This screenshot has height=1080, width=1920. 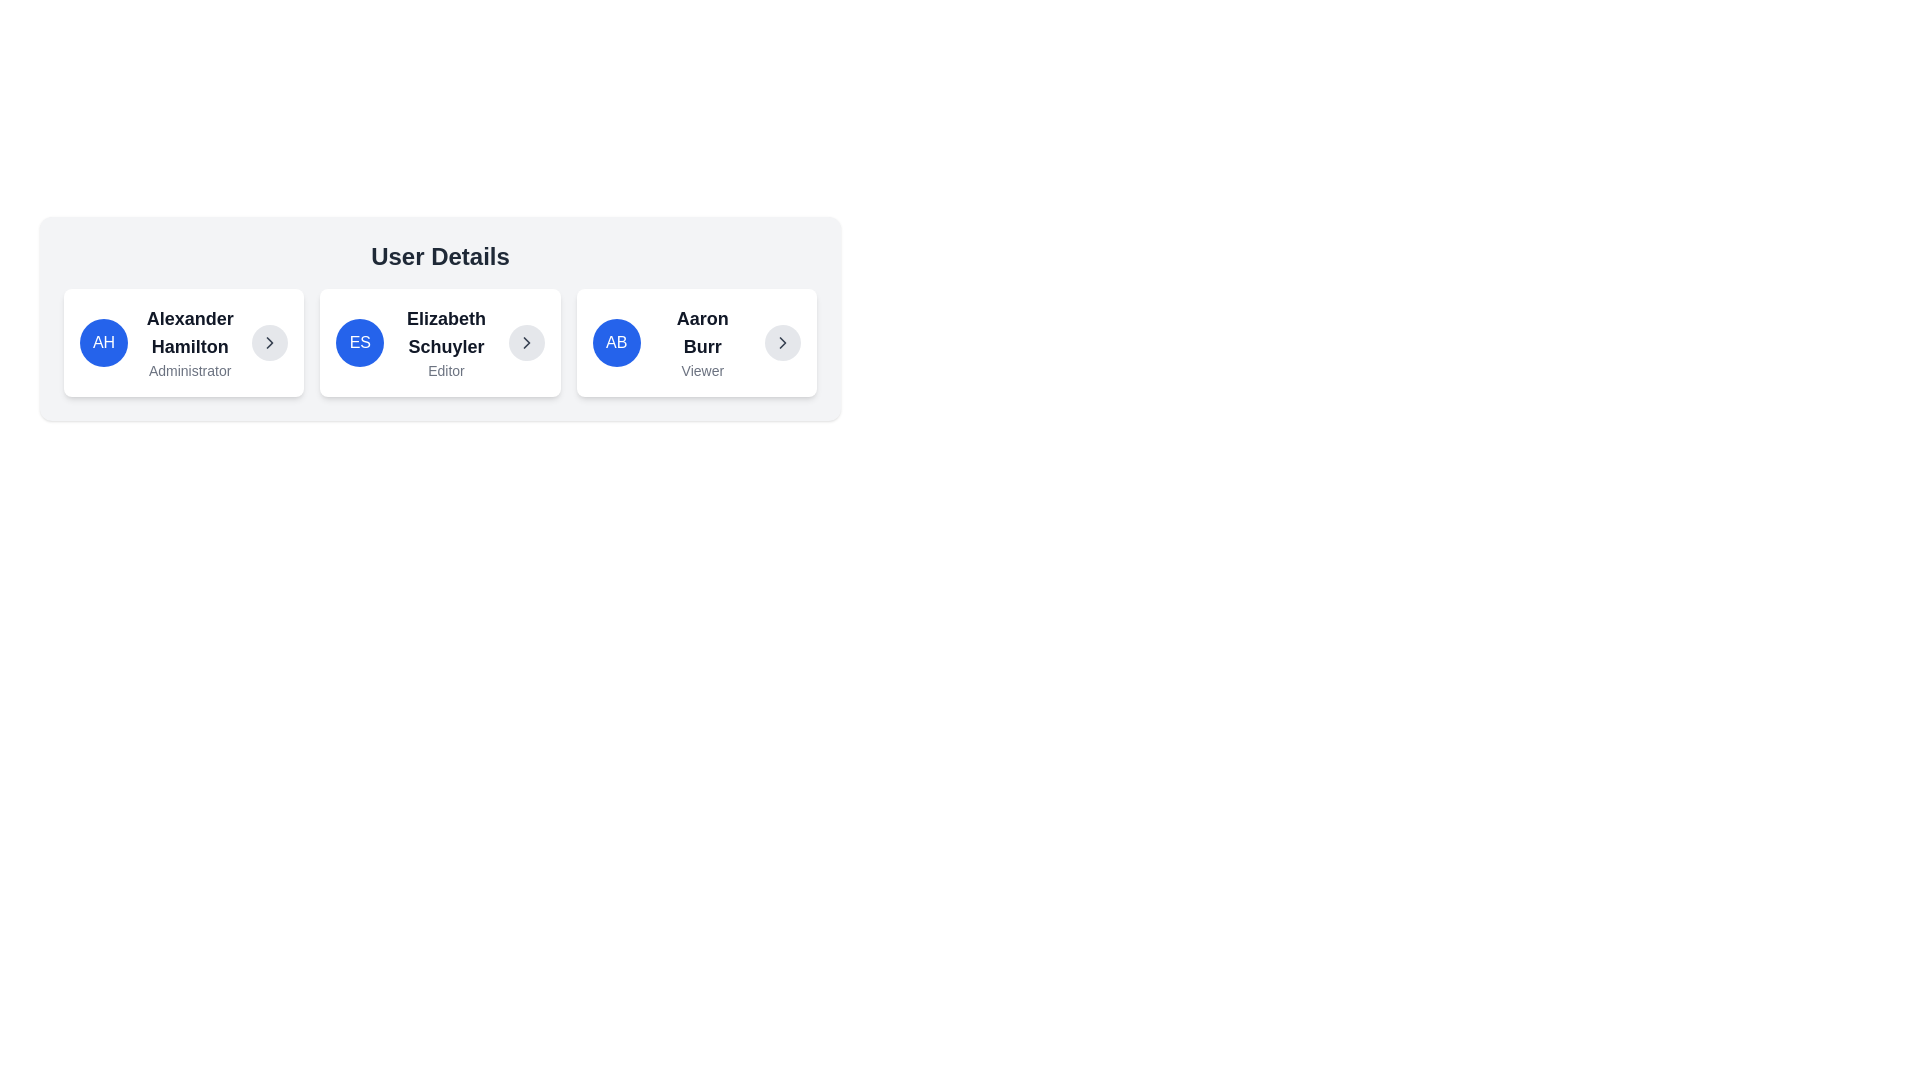 I want to click on the static text label displaying 'Aaron Burr' in the third user card located in the user details section, so click(x=702, y=331).